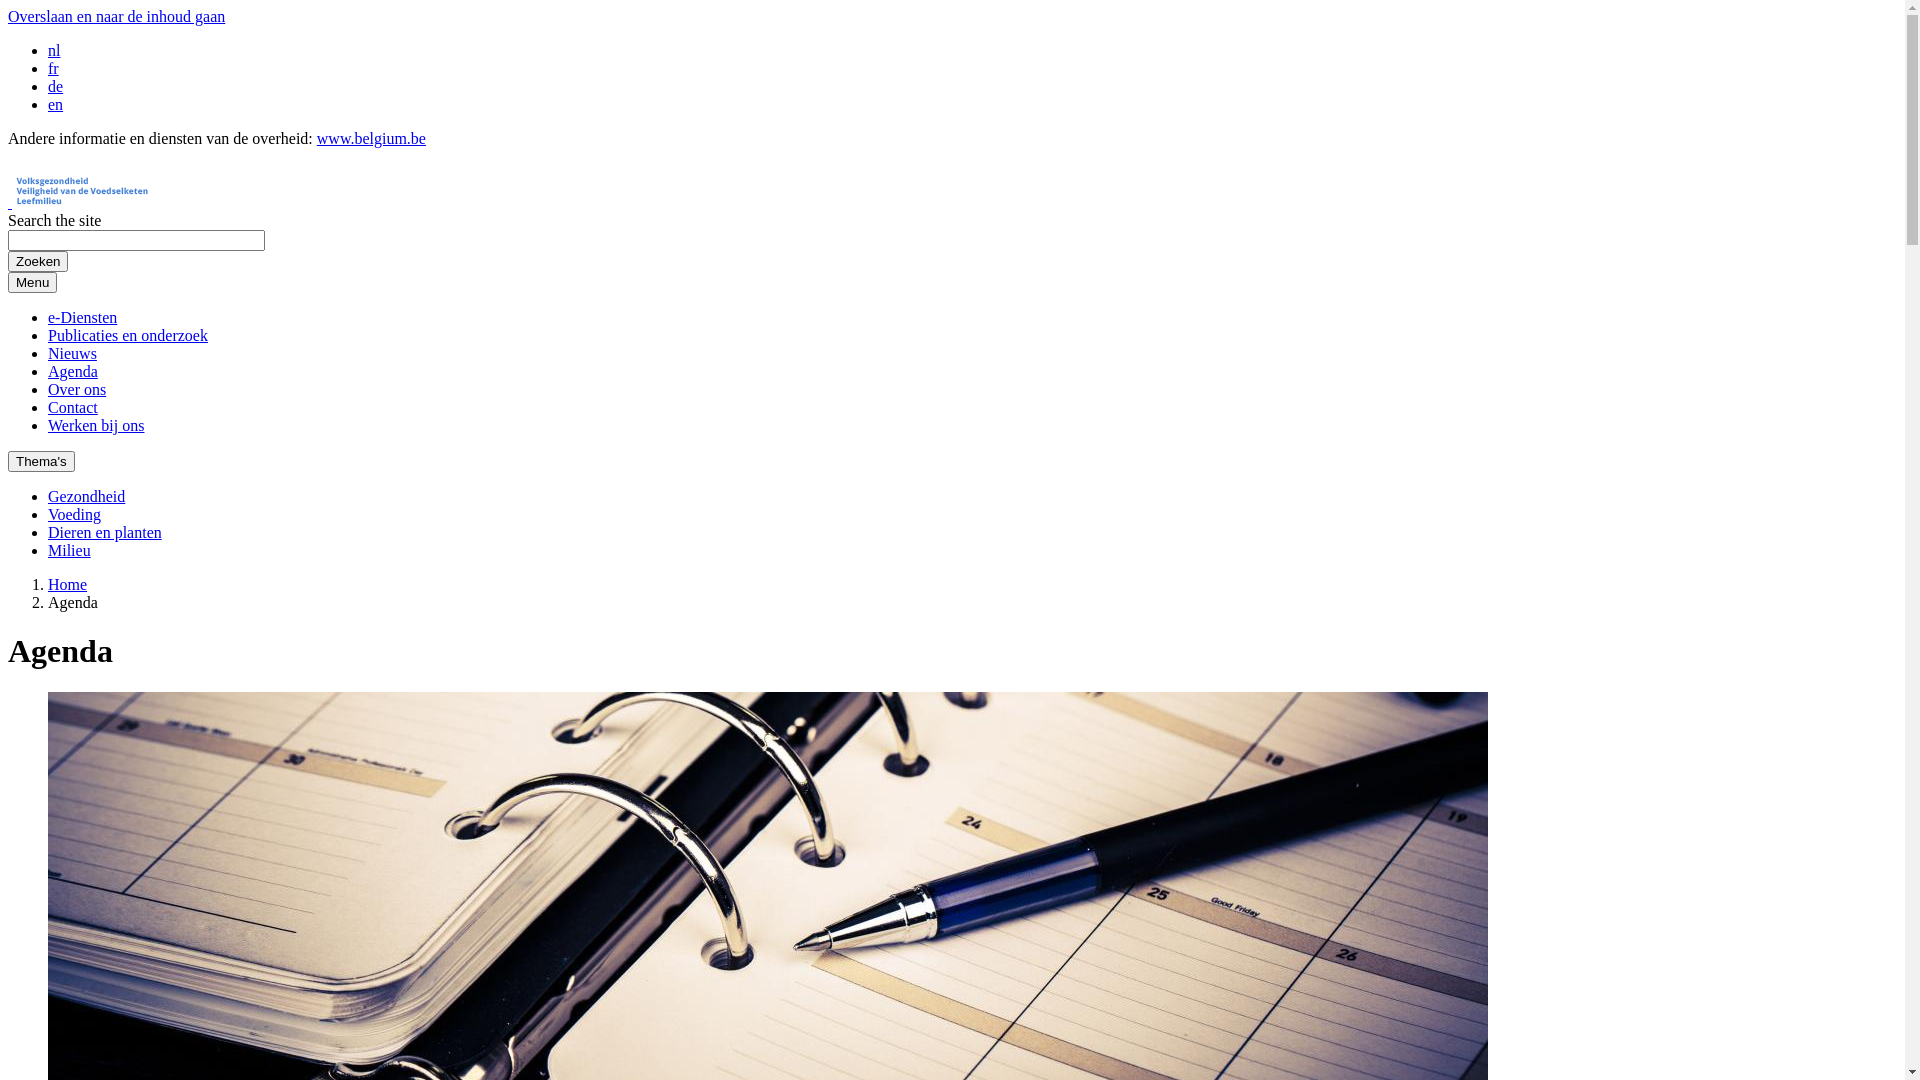  What do you see at coordinates (32, 282) in the screenshot?
I see `'Menu'` at bounding box center [32, 282].